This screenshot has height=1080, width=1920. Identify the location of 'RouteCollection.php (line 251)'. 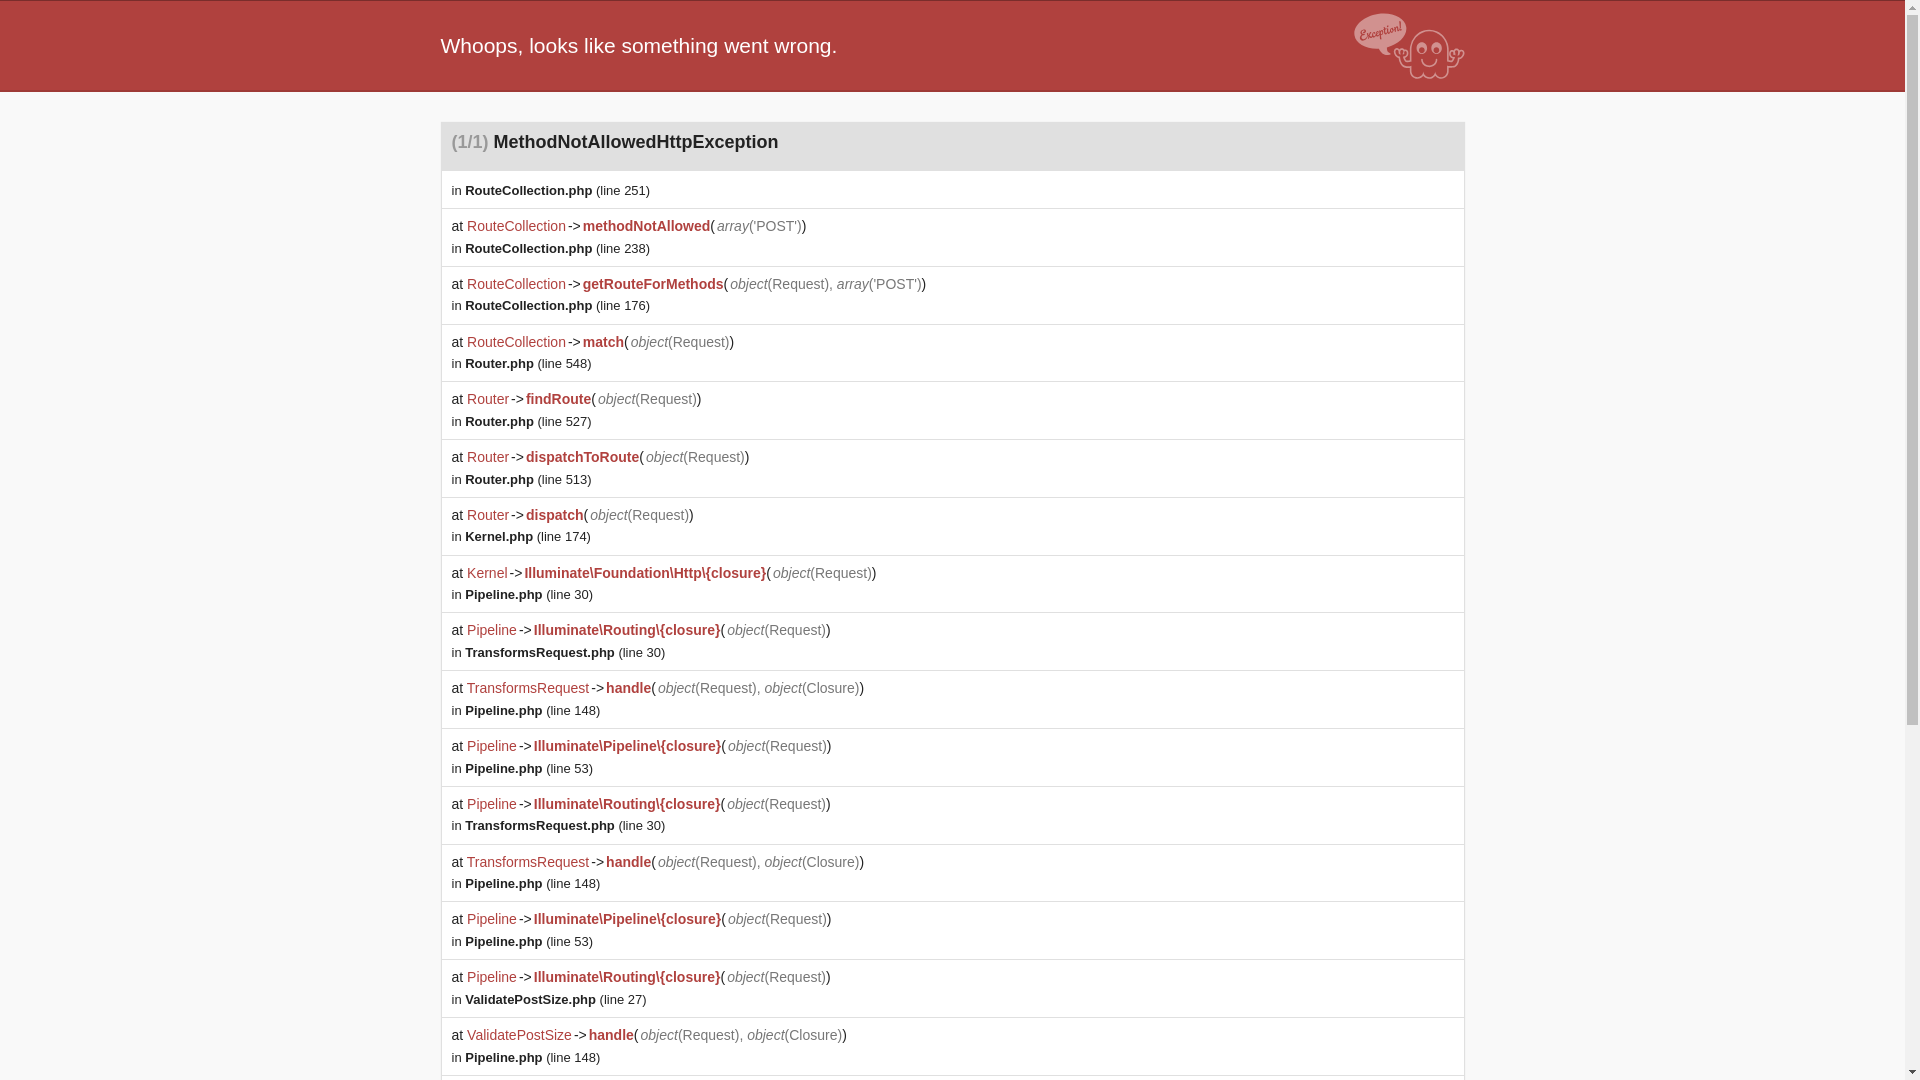
(557, 190).